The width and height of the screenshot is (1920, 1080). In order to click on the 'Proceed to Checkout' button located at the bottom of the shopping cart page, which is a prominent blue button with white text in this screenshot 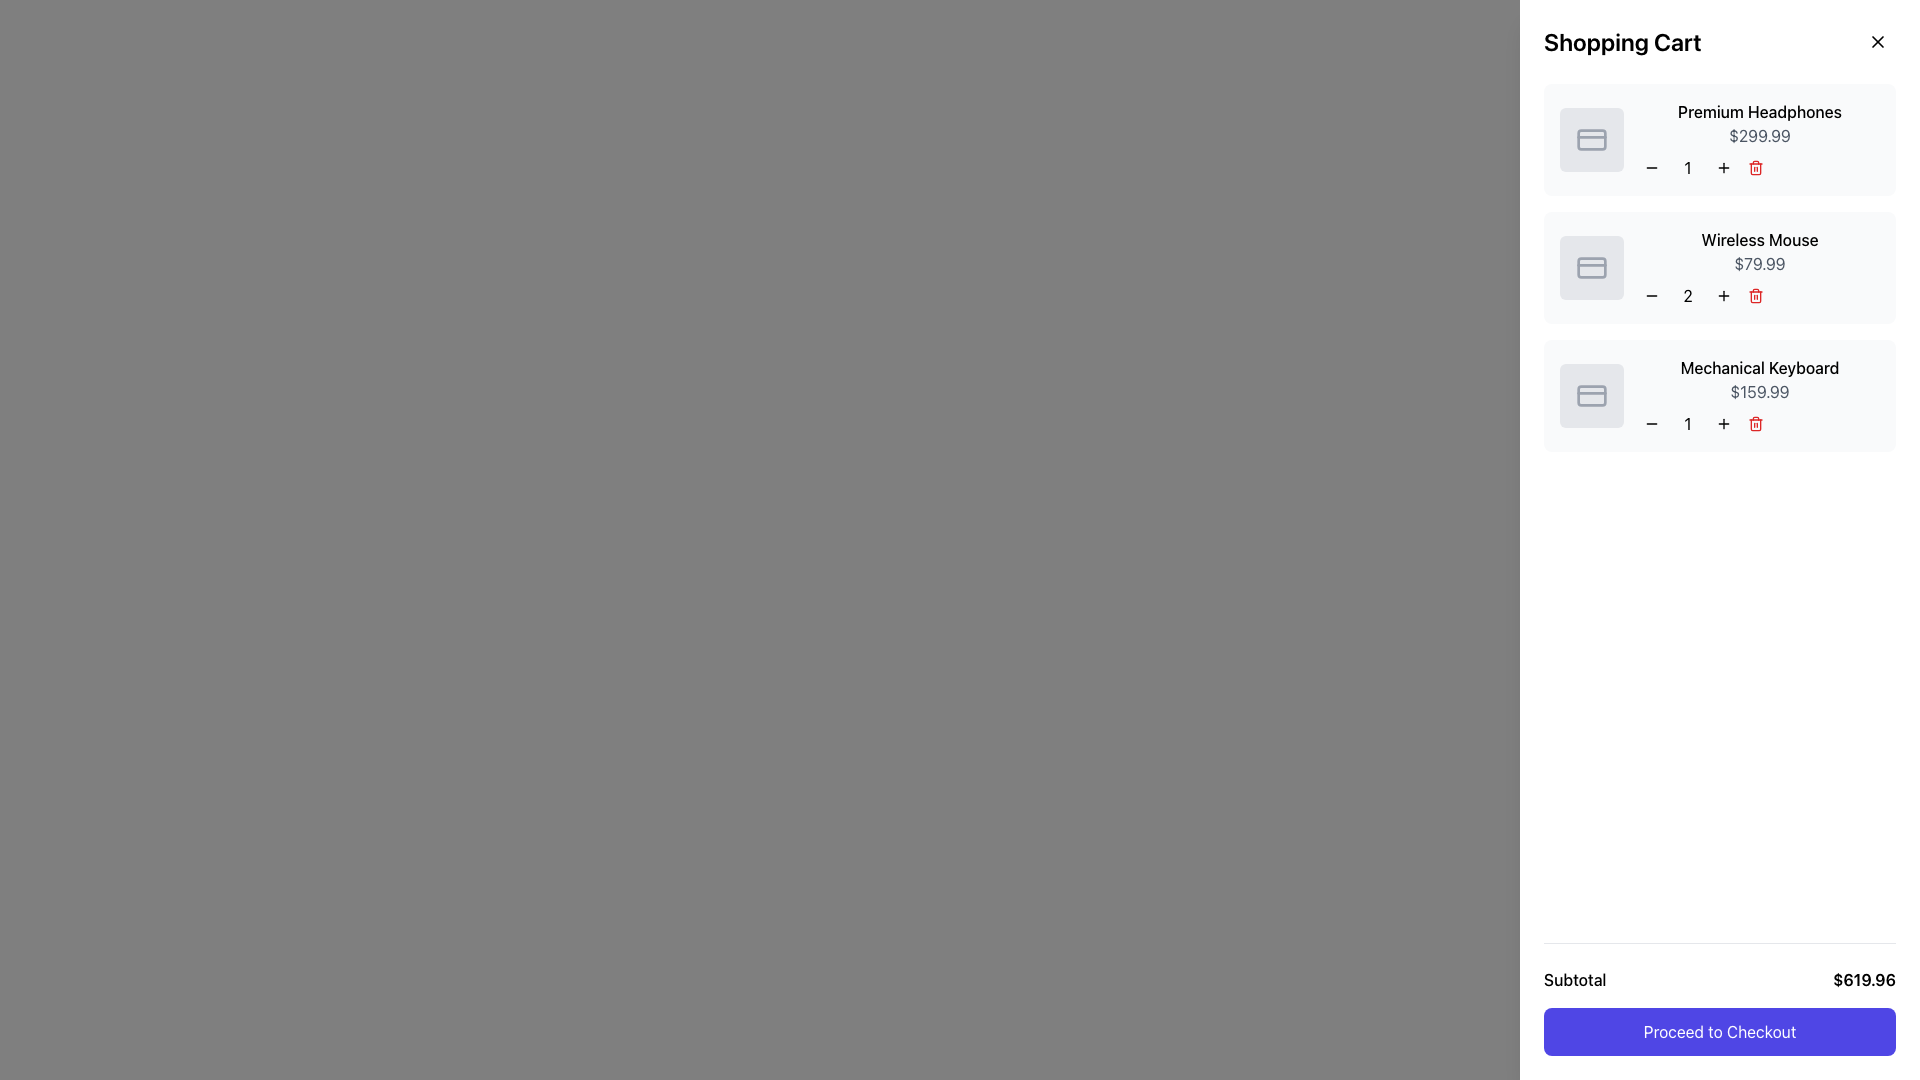, I will do `click(1718, 999)`.